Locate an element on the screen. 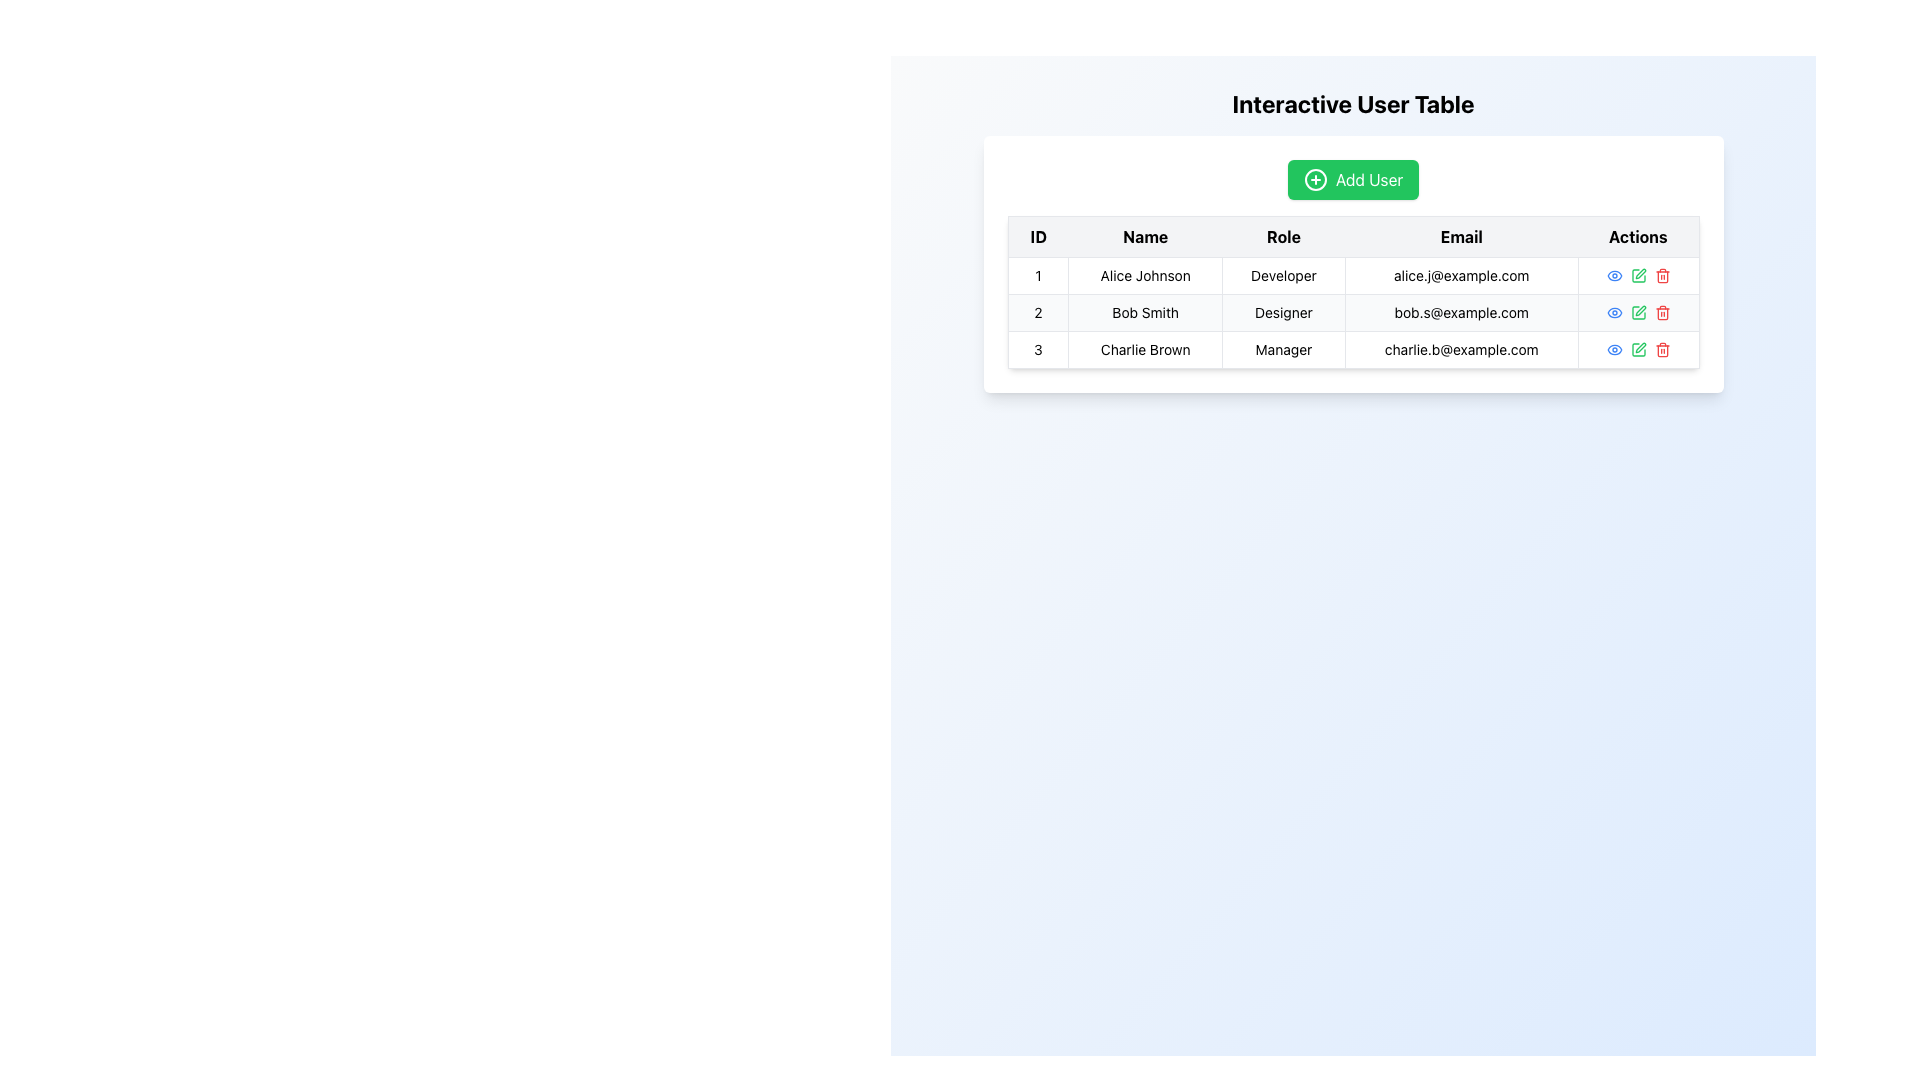 The height and width of the screenshot is (1080, 1920). the Text Label displaying the name of the individual in the first row of the 'Name' column, located between the 'ID' column and the 'Role' column is located at coordinates (1145, 276).